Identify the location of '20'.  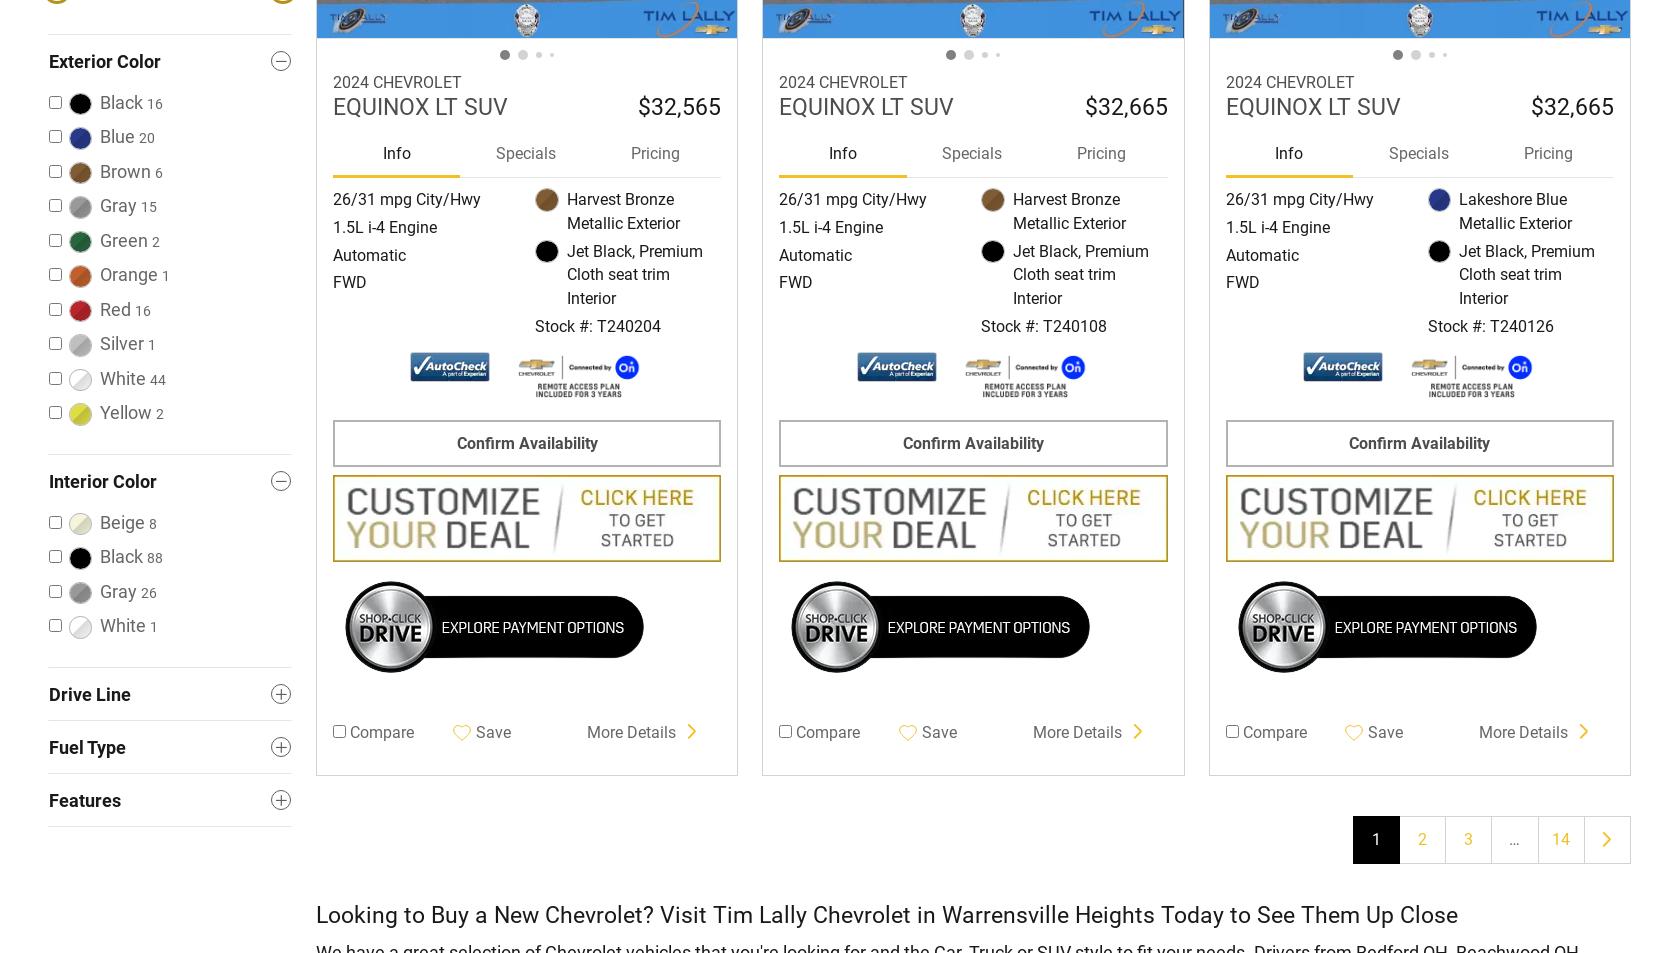
(146, 136).